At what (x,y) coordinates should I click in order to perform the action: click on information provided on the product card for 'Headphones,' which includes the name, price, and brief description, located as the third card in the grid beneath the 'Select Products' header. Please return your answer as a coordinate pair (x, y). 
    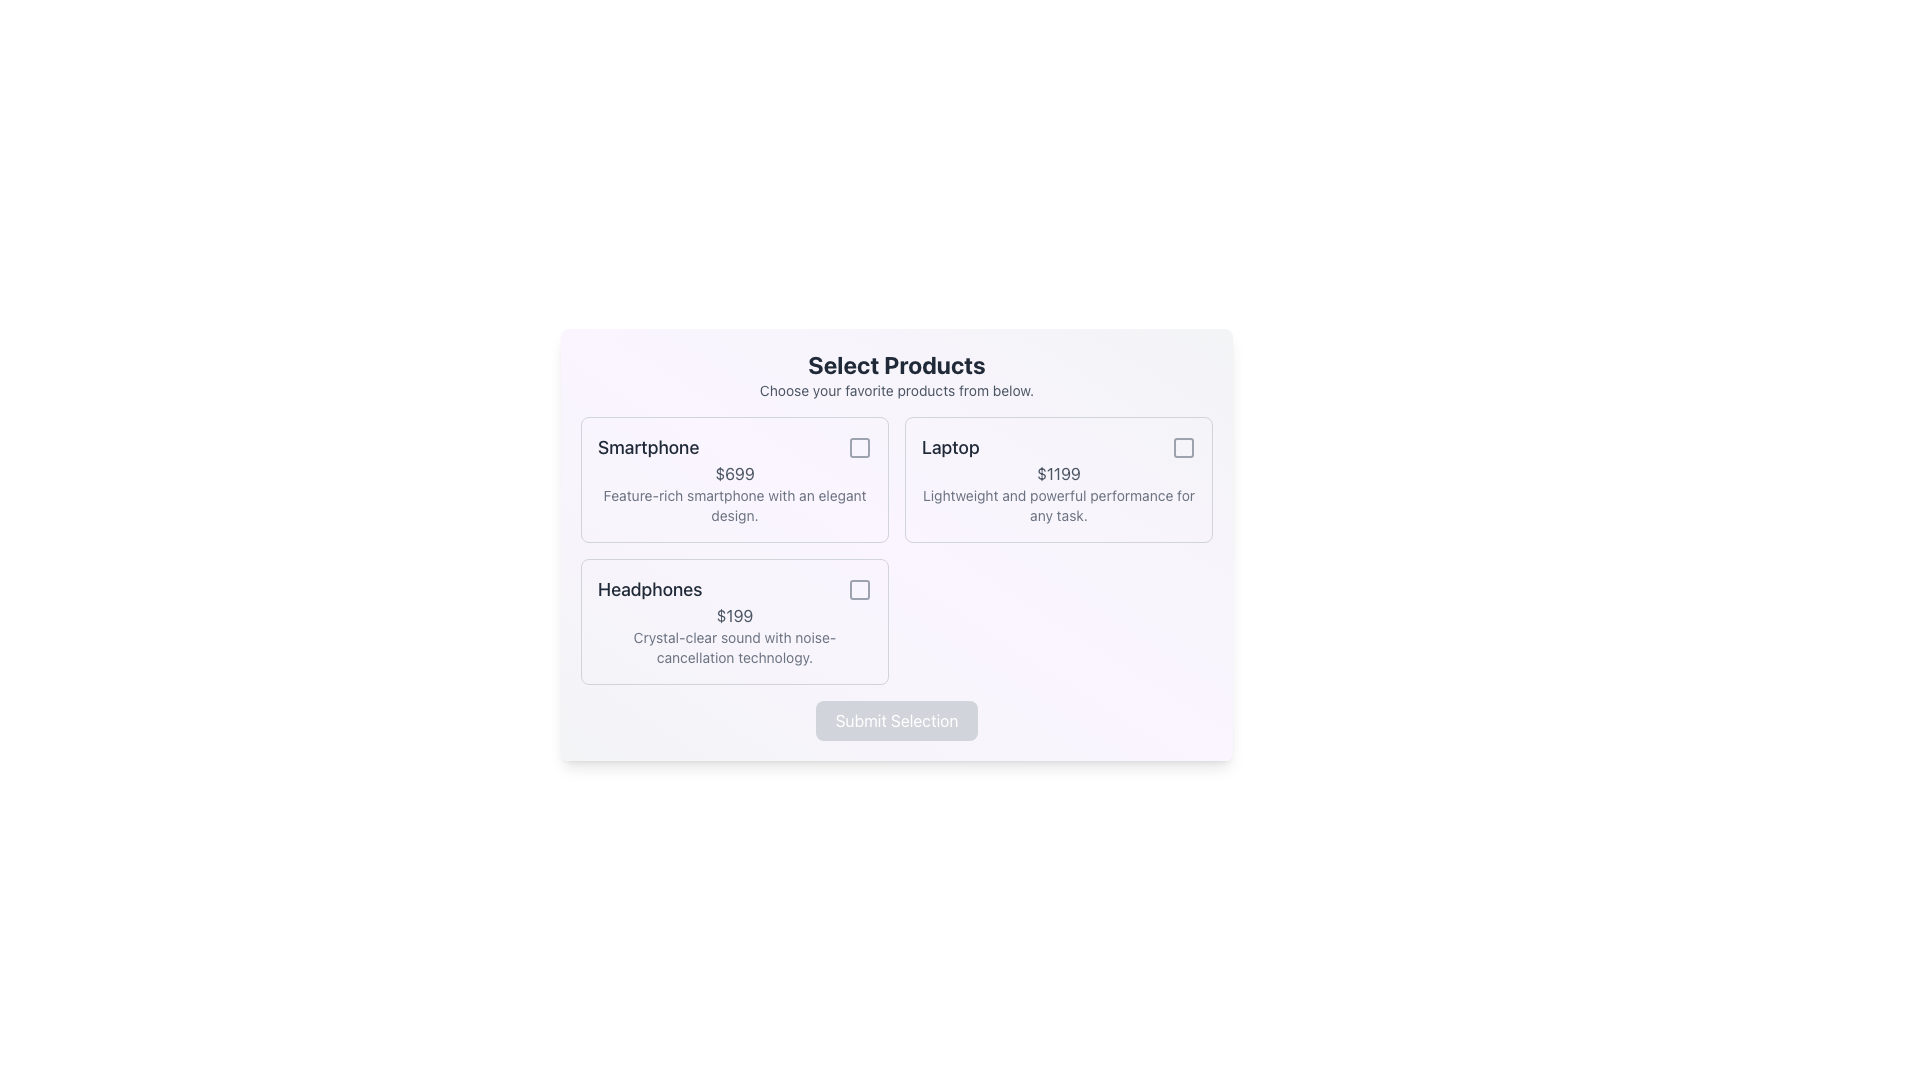
    Looking at the image, I should click on (733, 620).